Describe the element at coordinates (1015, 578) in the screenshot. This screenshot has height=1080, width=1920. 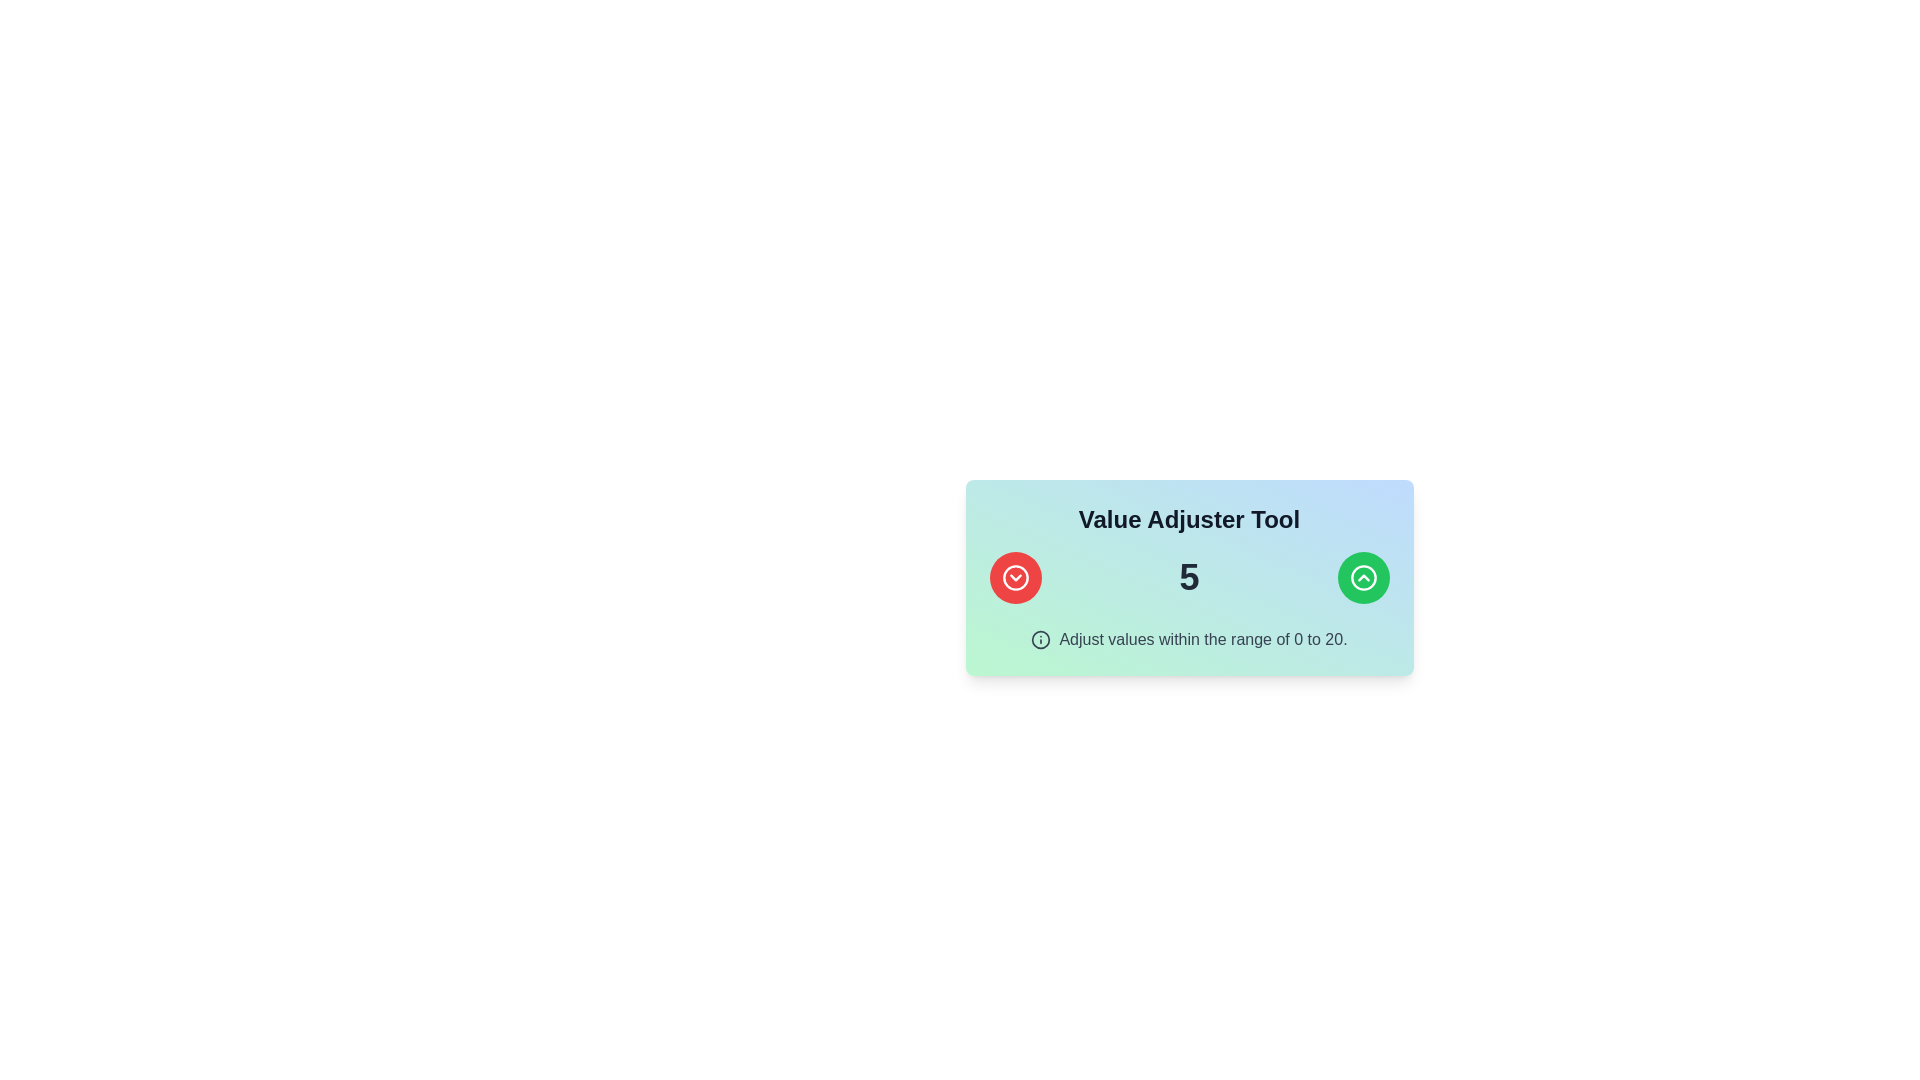
I see `the red circular SVG element with a downward-facing chevron icon, located at the bottom-right corner of the card interface` at that location.